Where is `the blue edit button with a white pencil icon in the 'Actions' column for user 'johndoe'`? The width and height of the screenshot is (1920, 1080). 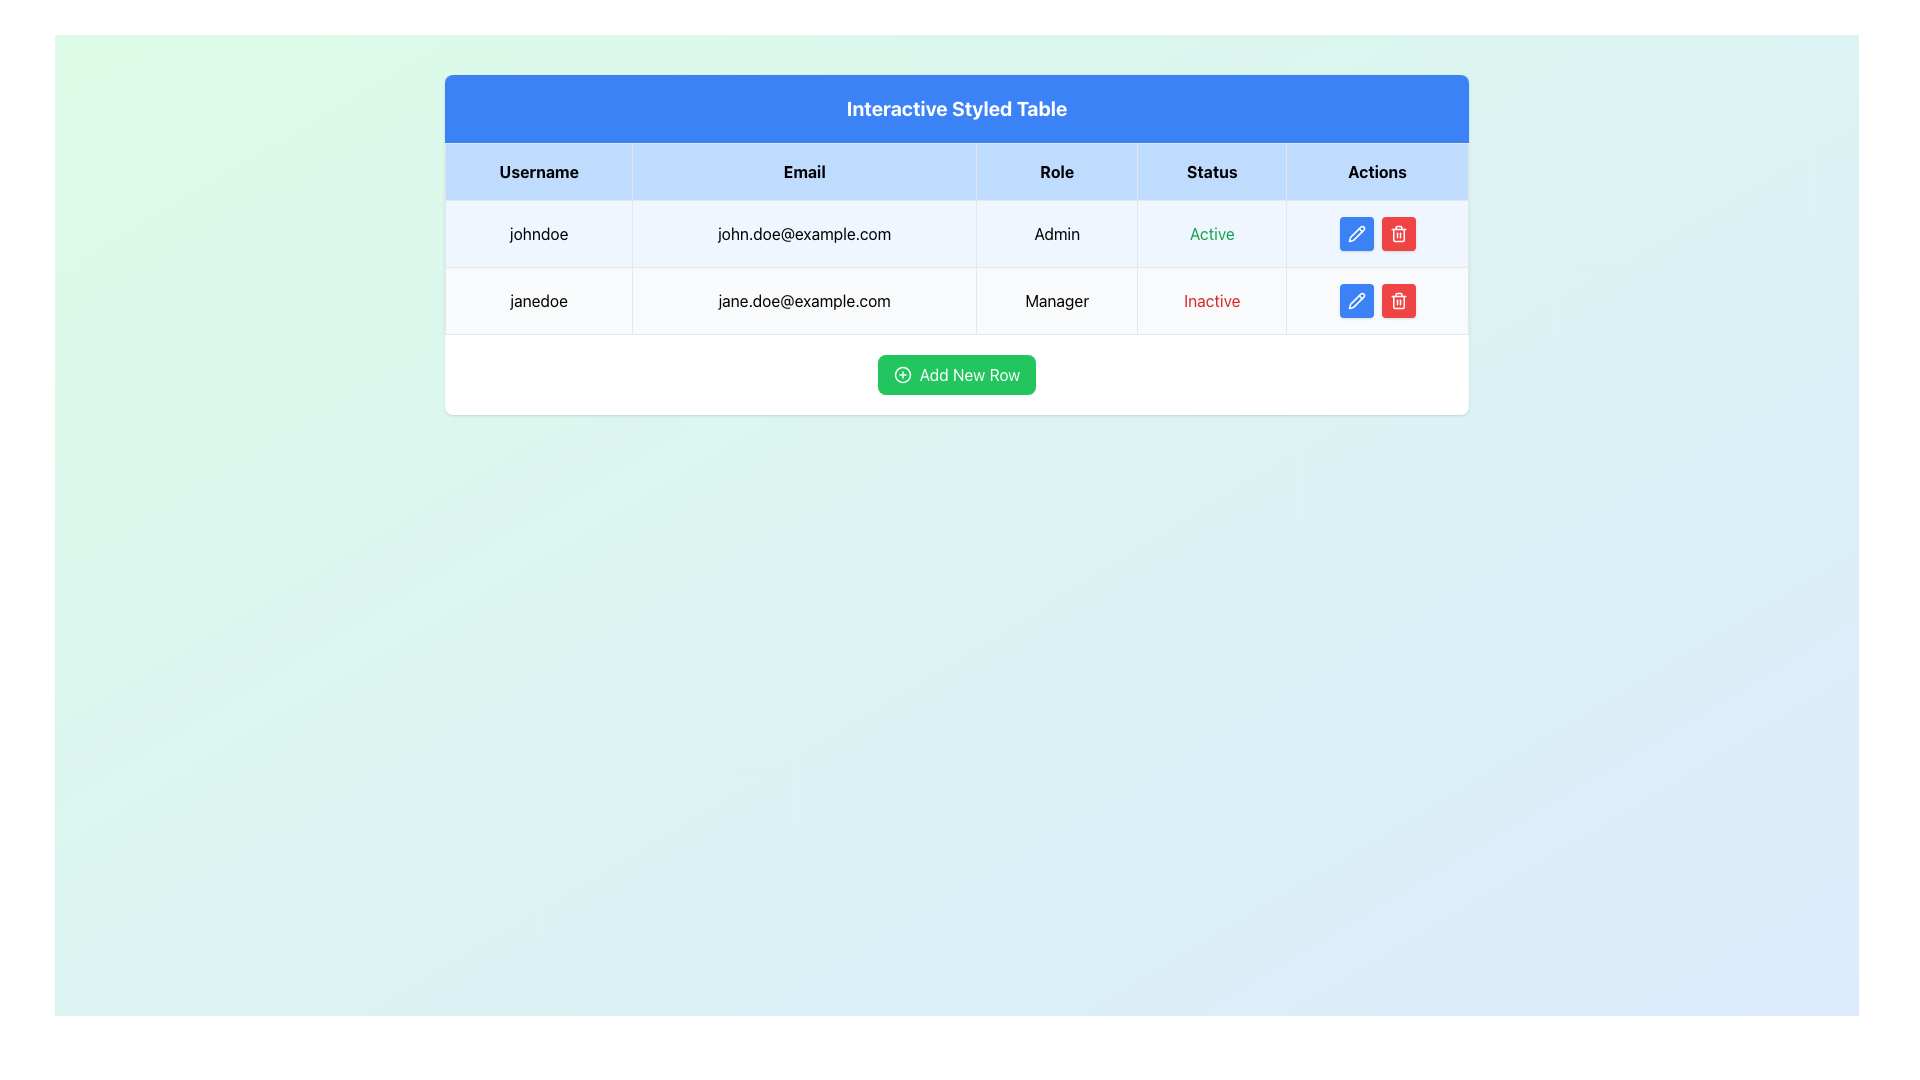 the blue edit button with a white pencil icon in the 'Actions' column for user 'johndoe' is located at coordinates (1356, 233).